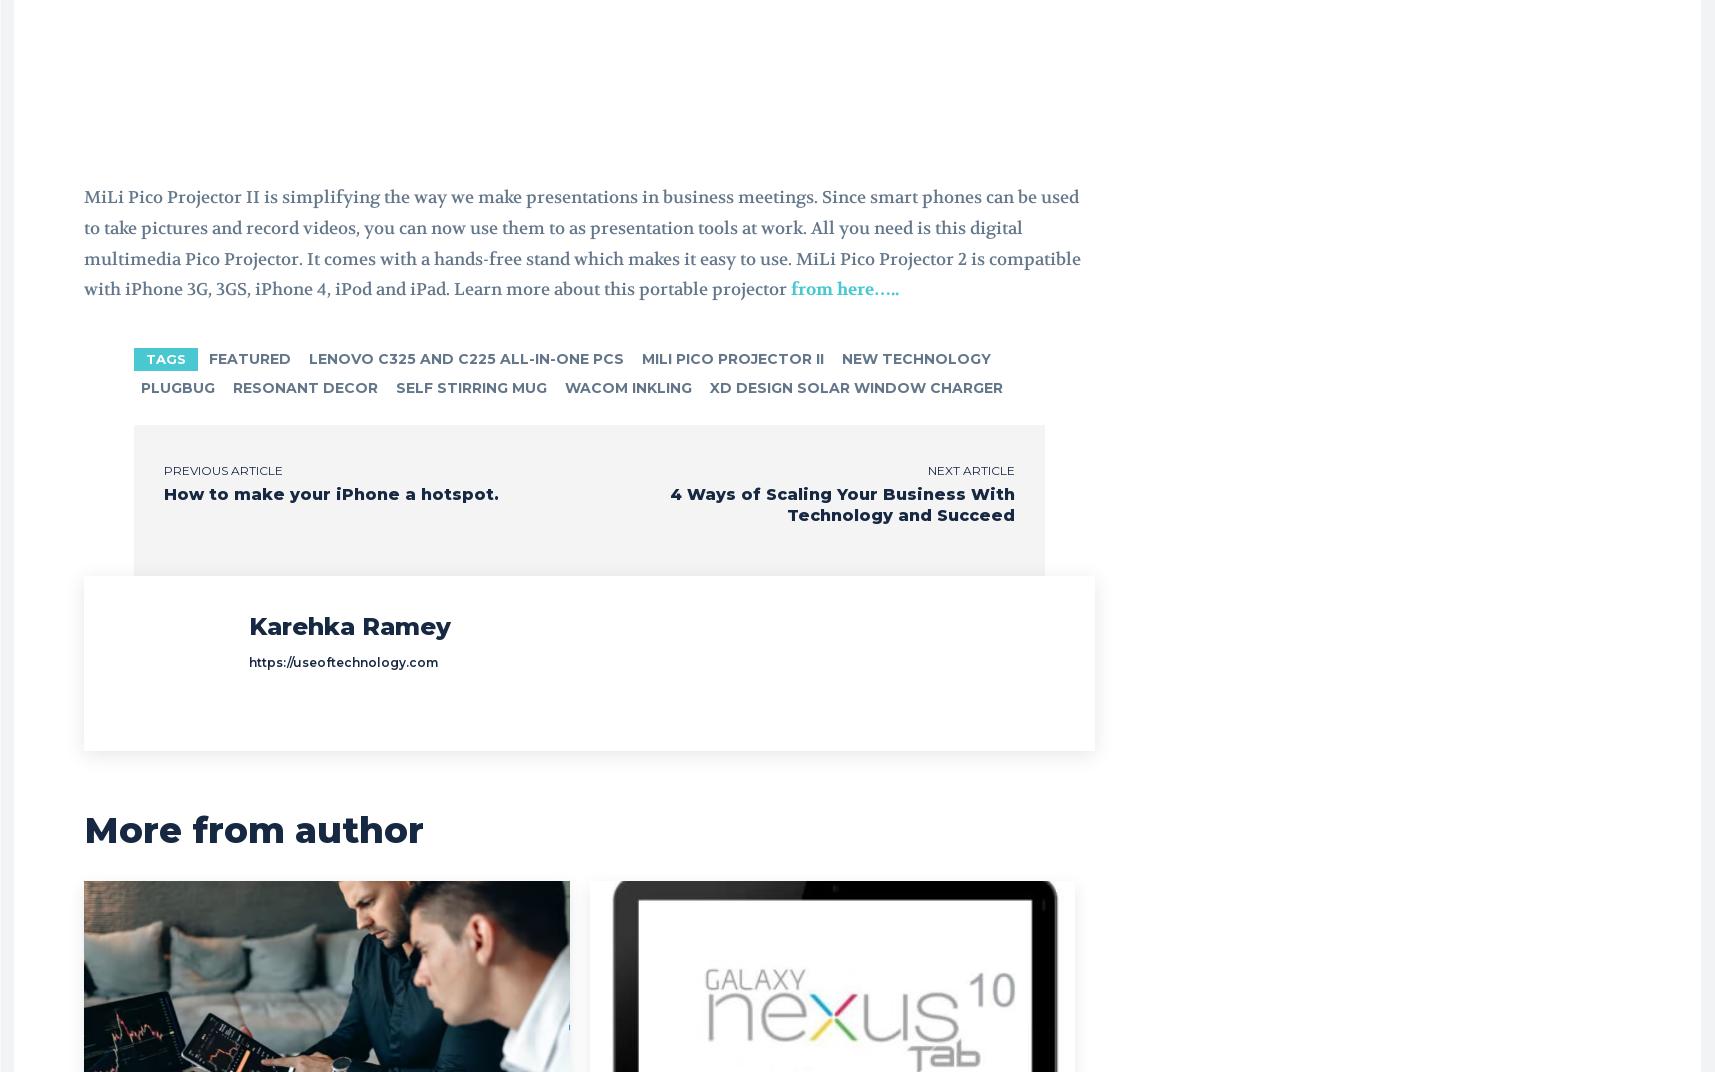 This screenshot has height=1072, width=1715. Describe the element at coordinates (563, 386) in the screenshot. I see `'Wacom Inkling'` at that location.